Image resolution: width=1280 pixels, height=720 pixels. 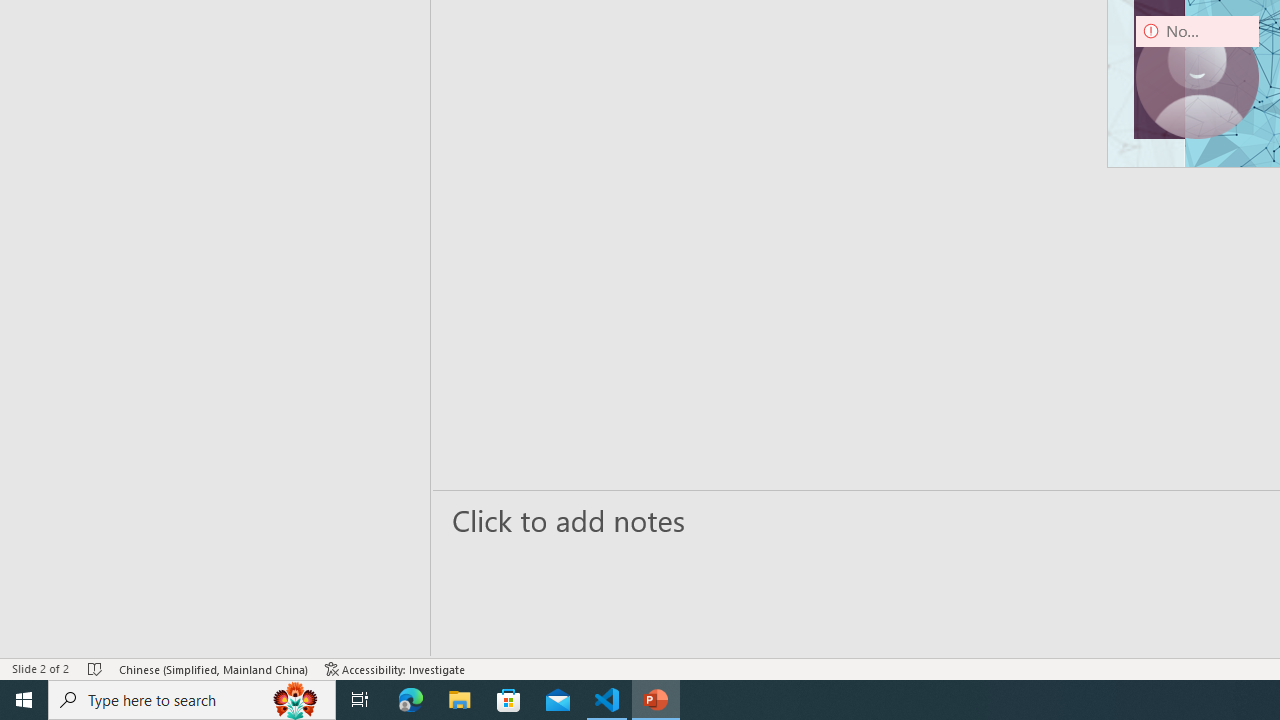 I want to click on 'Type here to search', so click(x=192, y=698).